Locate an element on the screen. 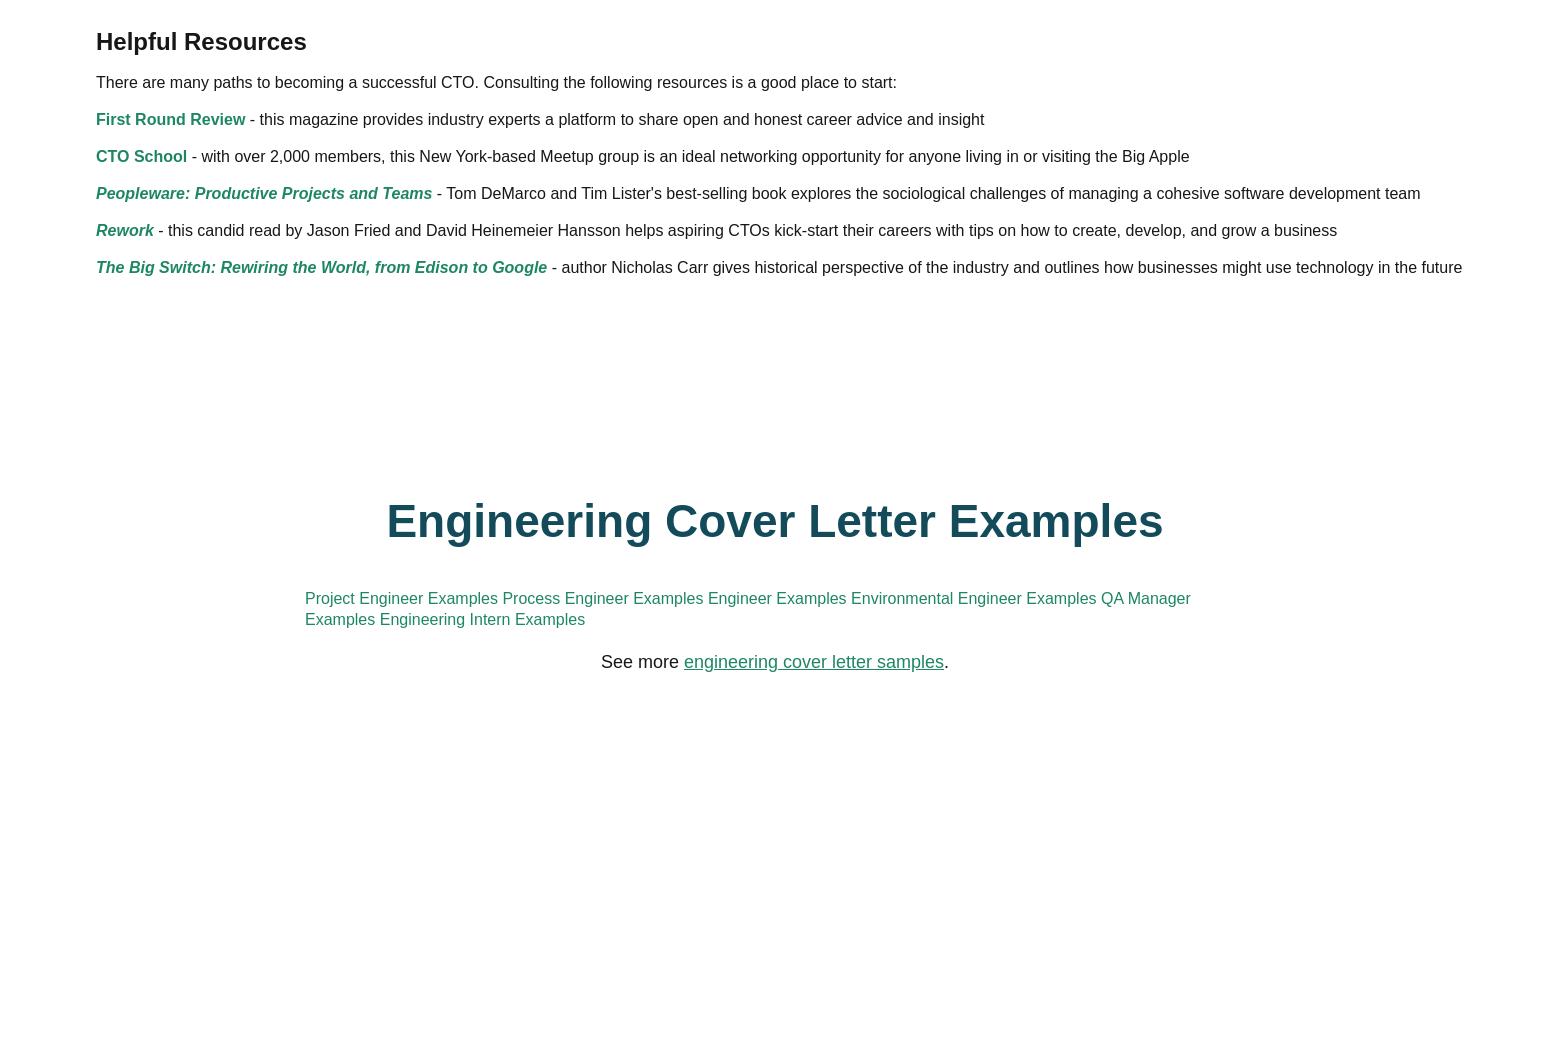 The width and height of the screenshot is (1550, 1040). 'CTO School' is located at coordinates (474, 490).